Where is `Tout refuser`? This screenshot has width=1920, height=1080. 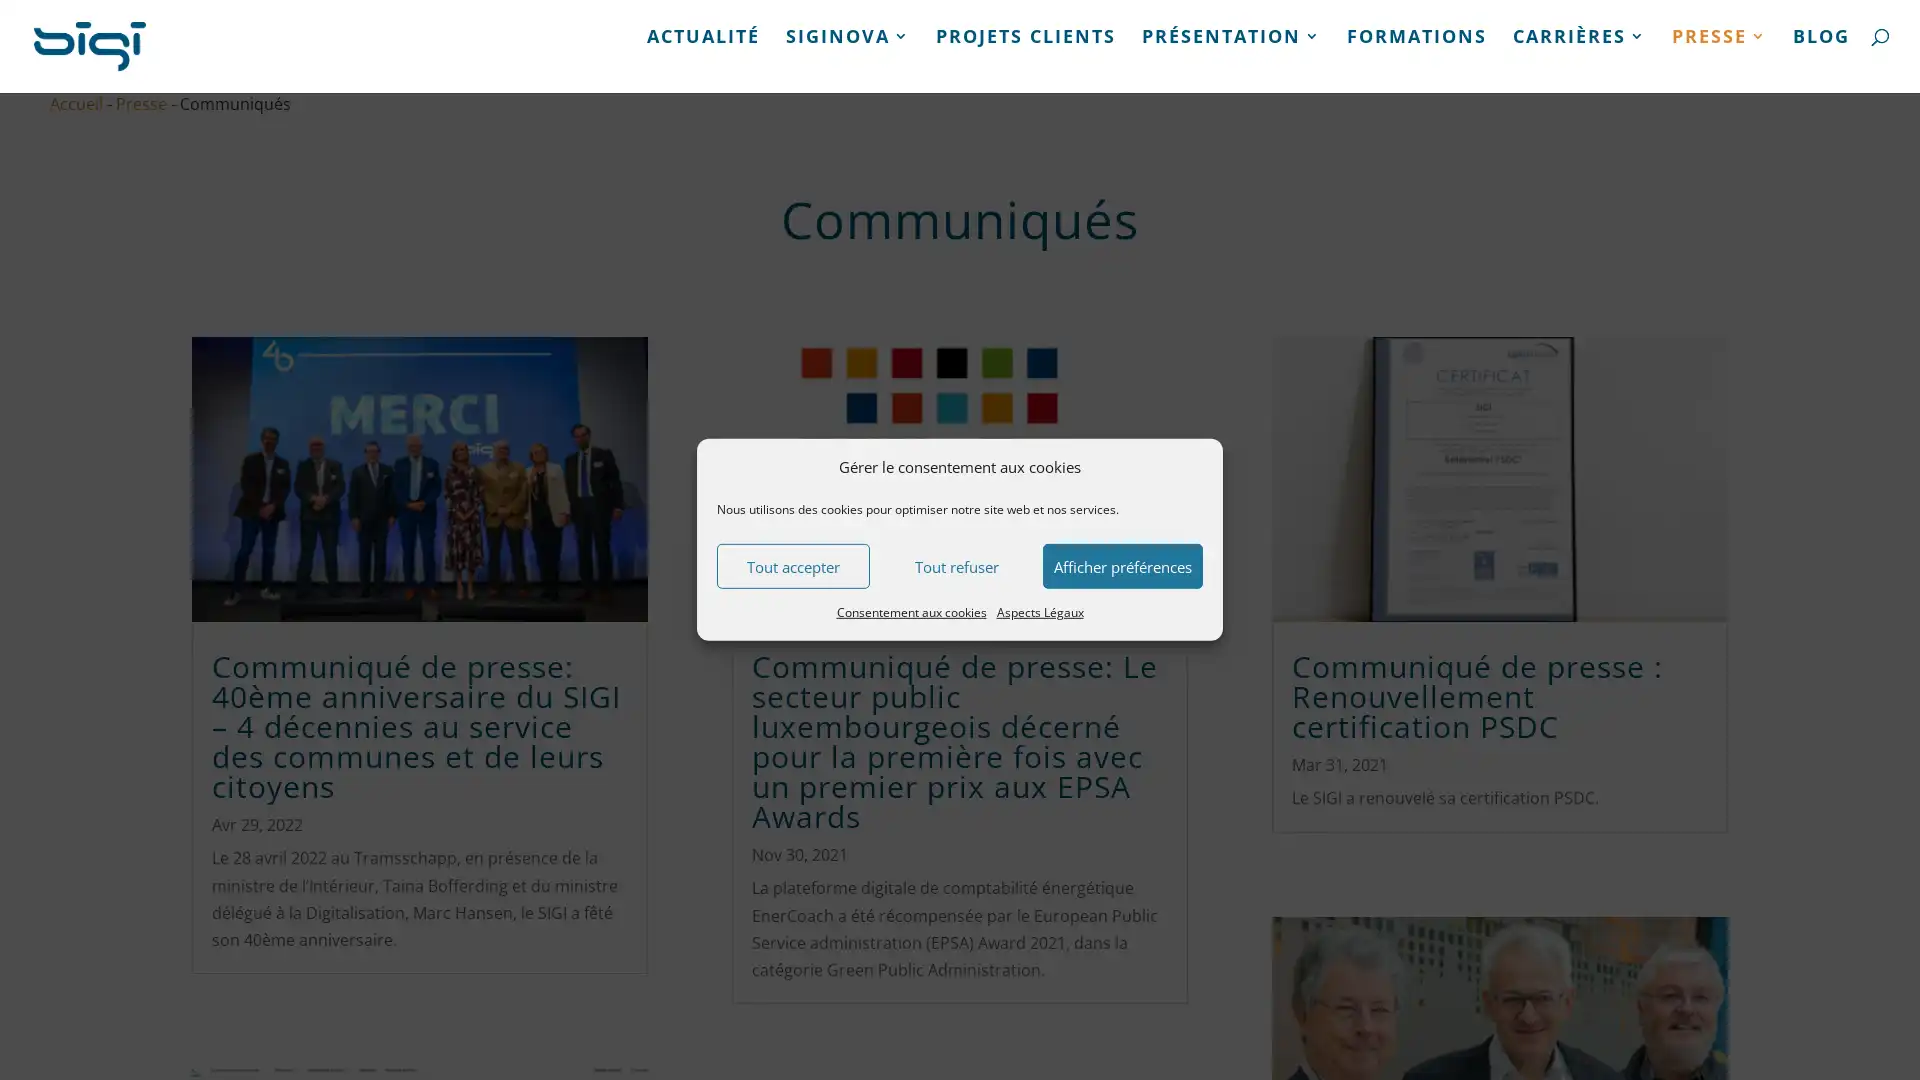 Tout refuser is located at coordinates (955, 566).